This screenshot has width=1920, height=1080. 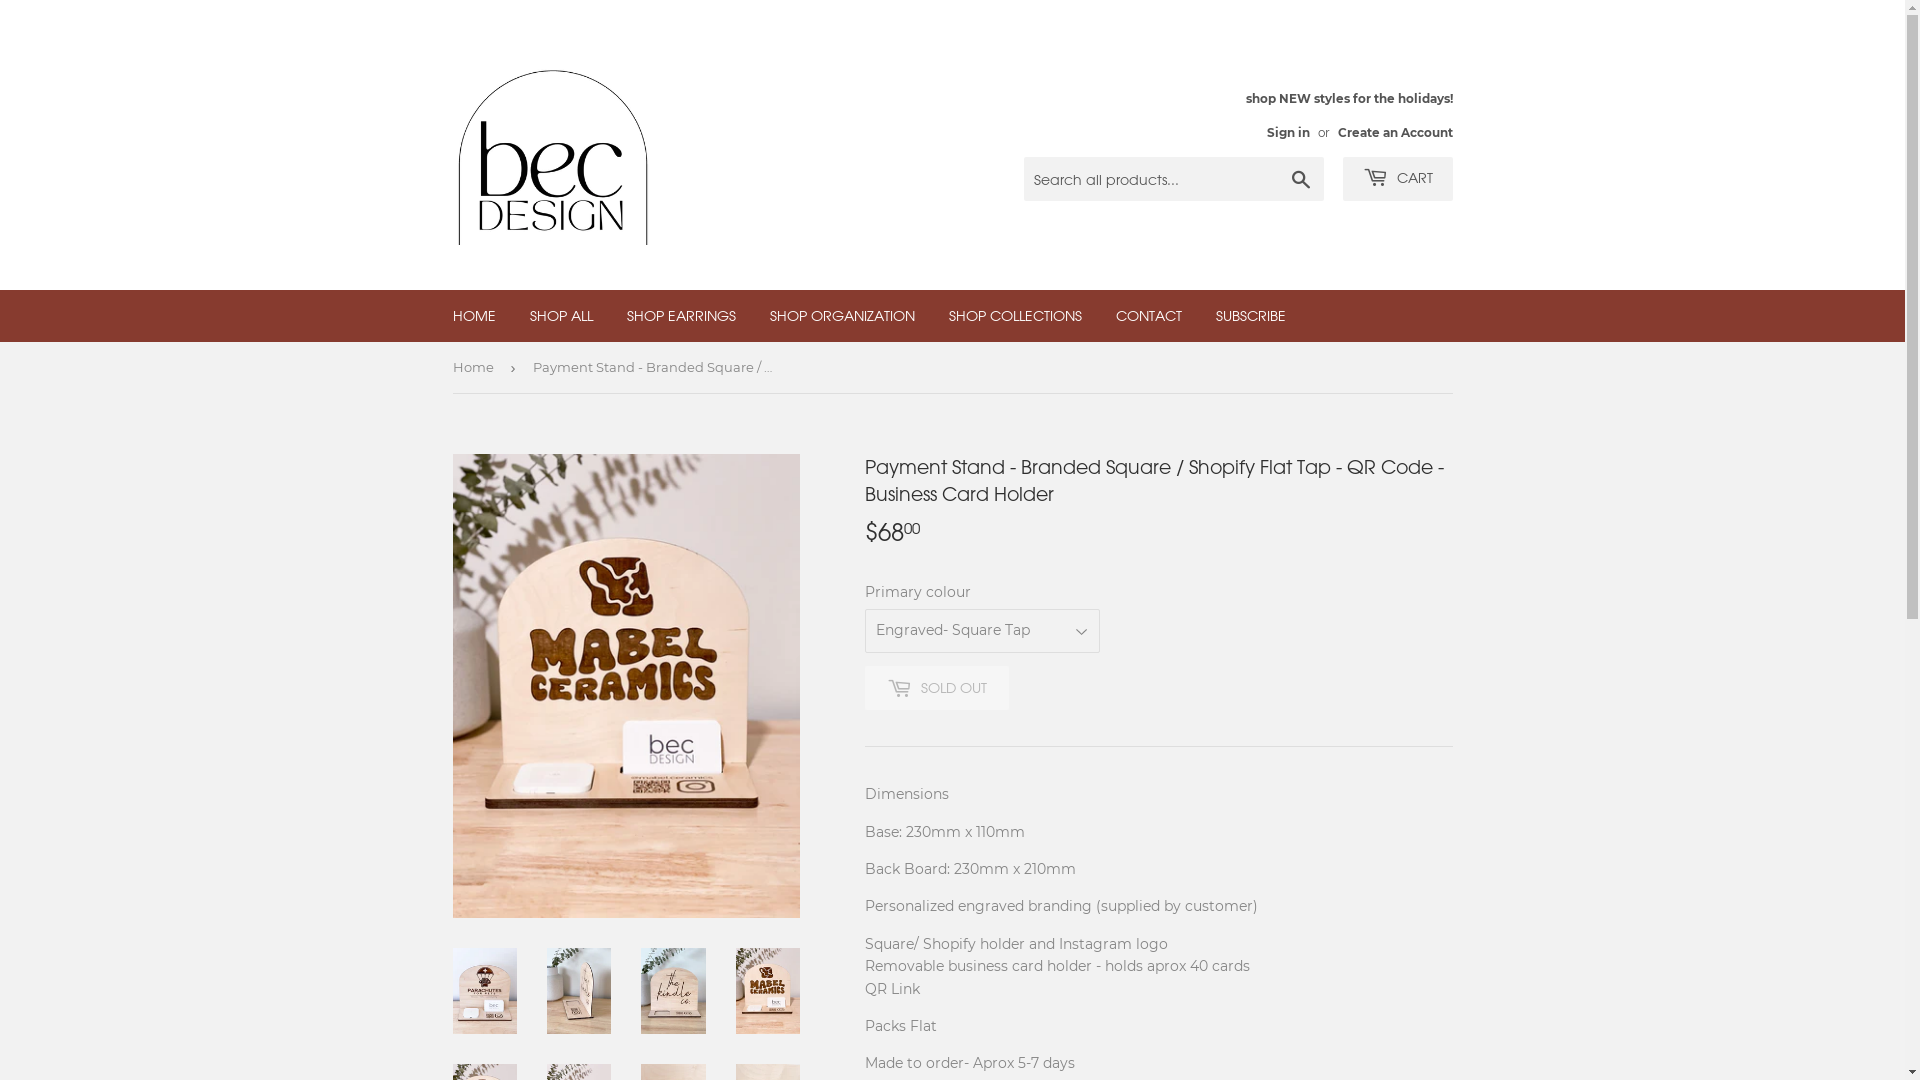 I want to click on 'SOLD OUT', so click(x=935, y=686).